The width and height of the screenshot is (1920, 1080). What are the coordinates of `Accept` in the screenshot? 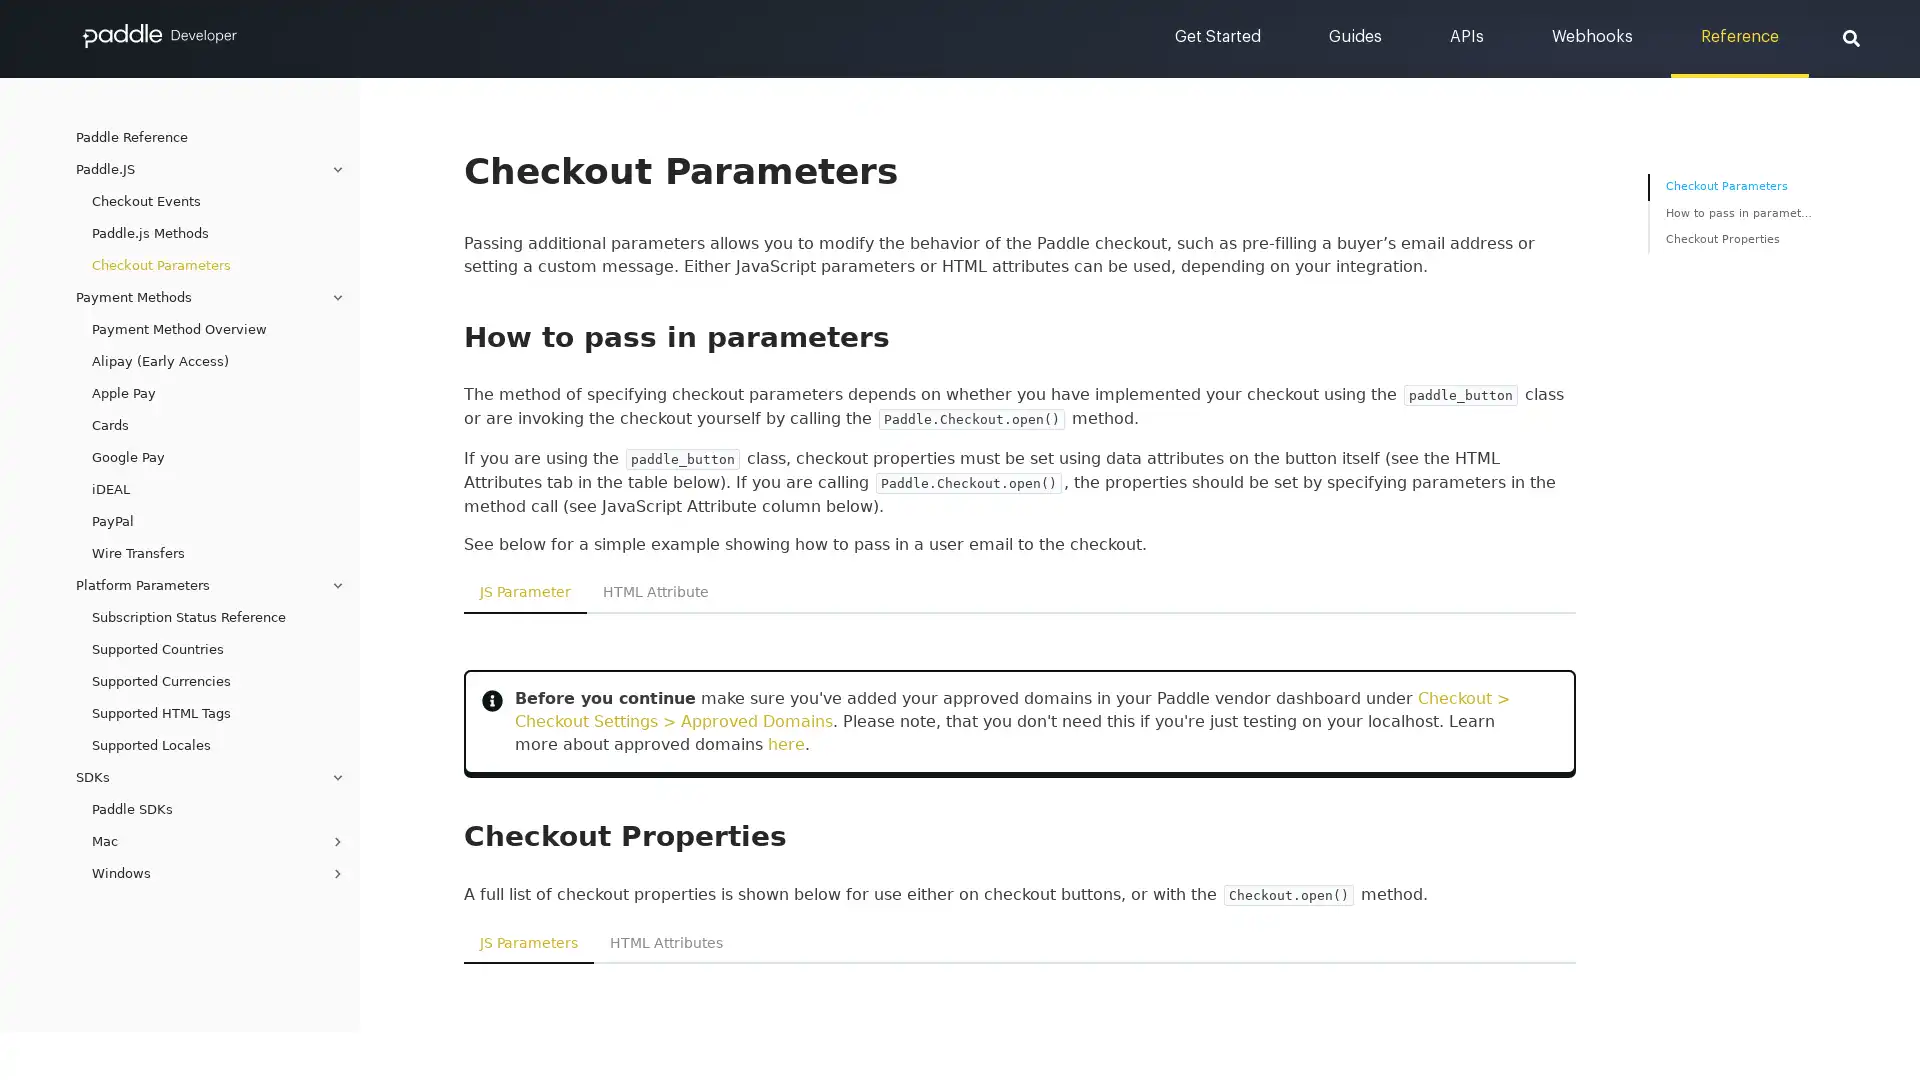 It's located at (1357, 245).